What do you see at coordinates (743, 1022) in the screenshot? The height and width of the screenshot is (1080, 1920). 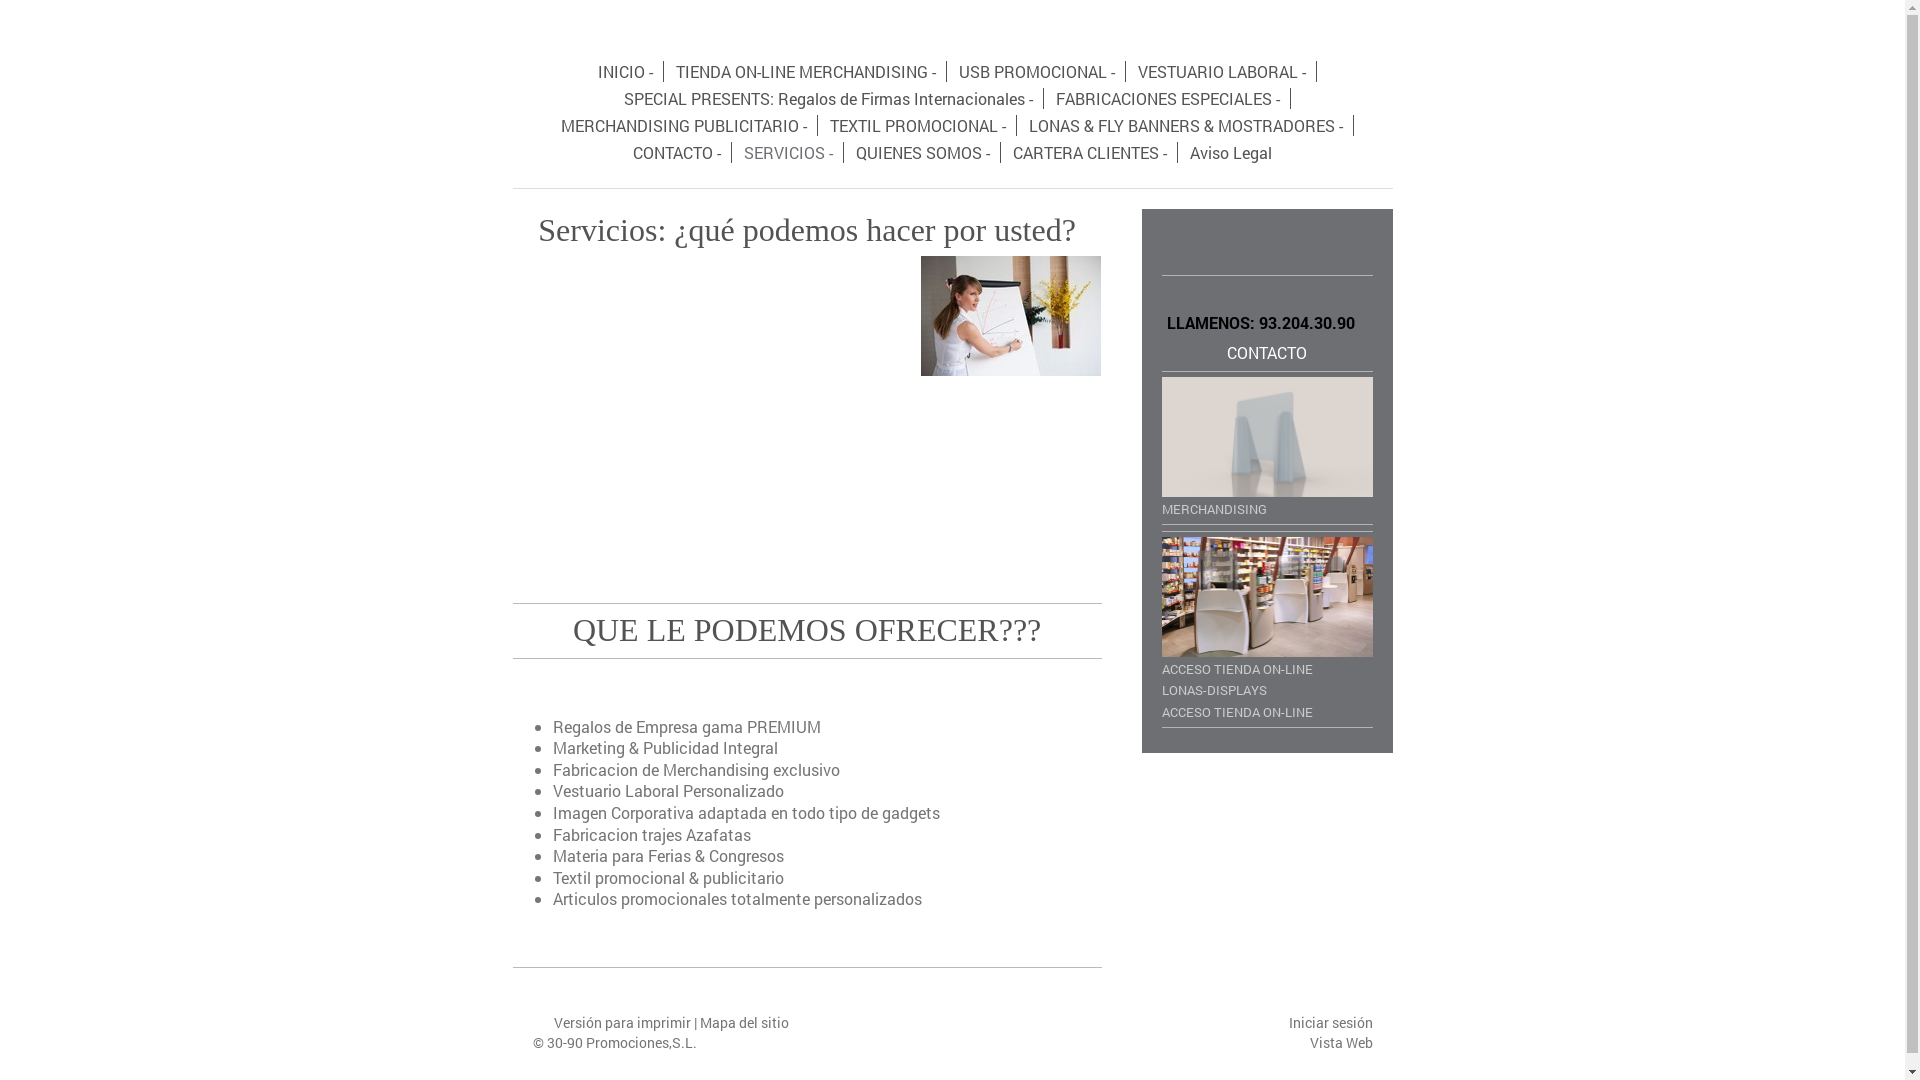 I see `'Mapa del sitio'` at bounding box center [743, 1022].